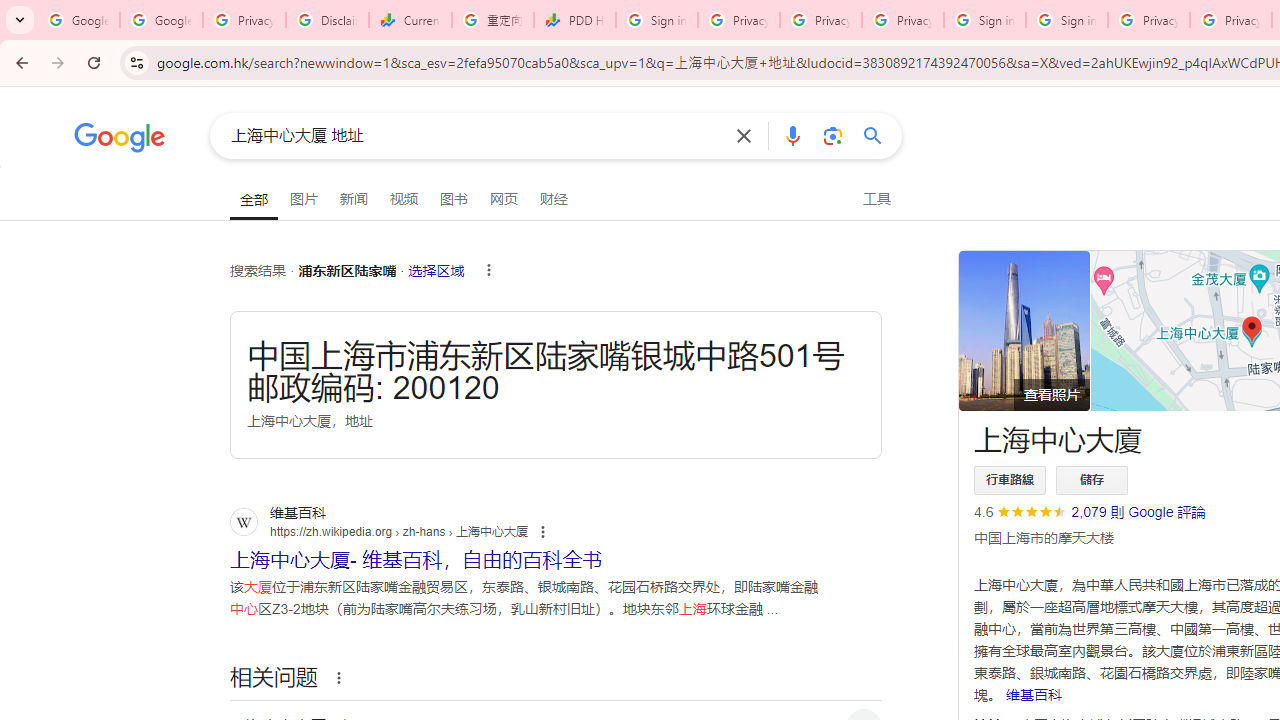 This screenshot has height=720, width=1280. What do you see at coordinates (78, 20) in the screenshot?
I see `'Google Workspace Admin Community'` at bounding box center [78, 20].